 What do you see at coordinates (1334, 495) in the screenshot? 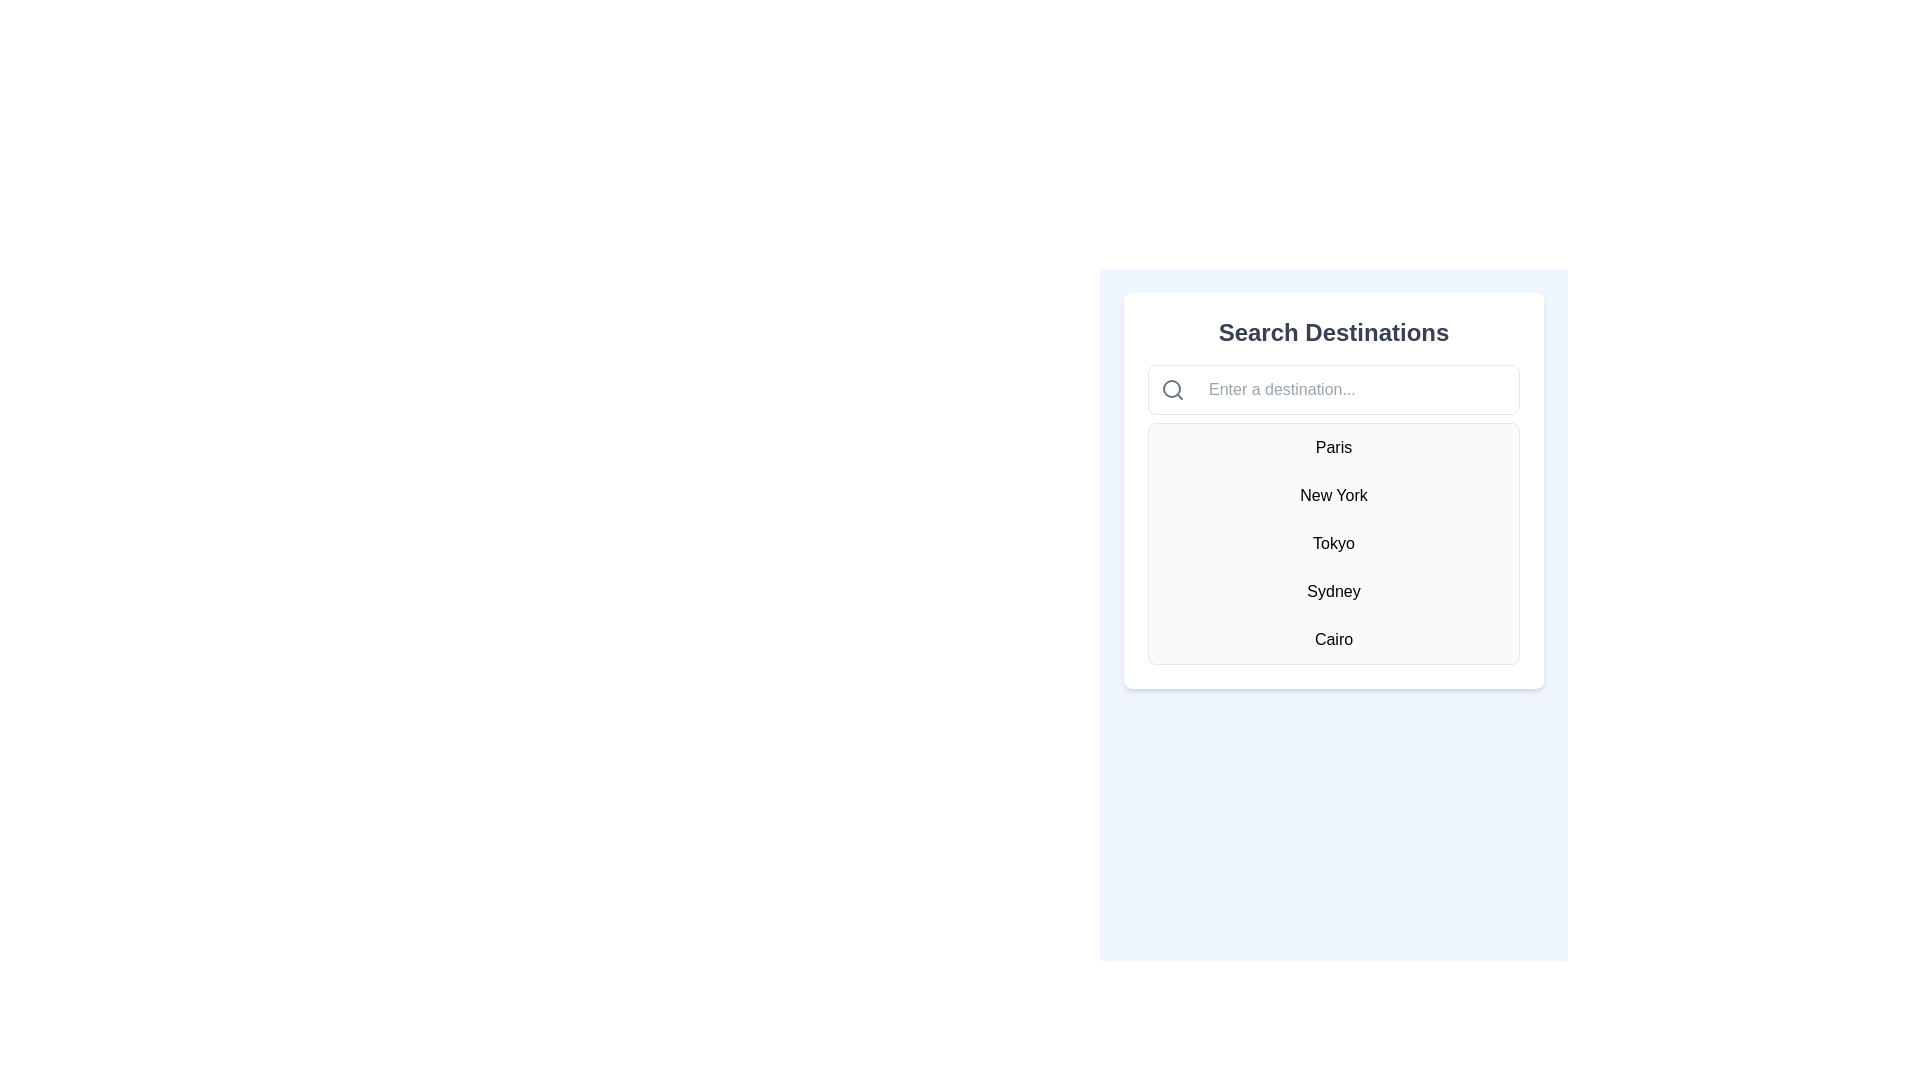
I see `the list item labeled 'New York', which is styled like a button and is the second option in a vertical menu beneath the 'Search Destinations' bar` at bounding box center [1334, 495].